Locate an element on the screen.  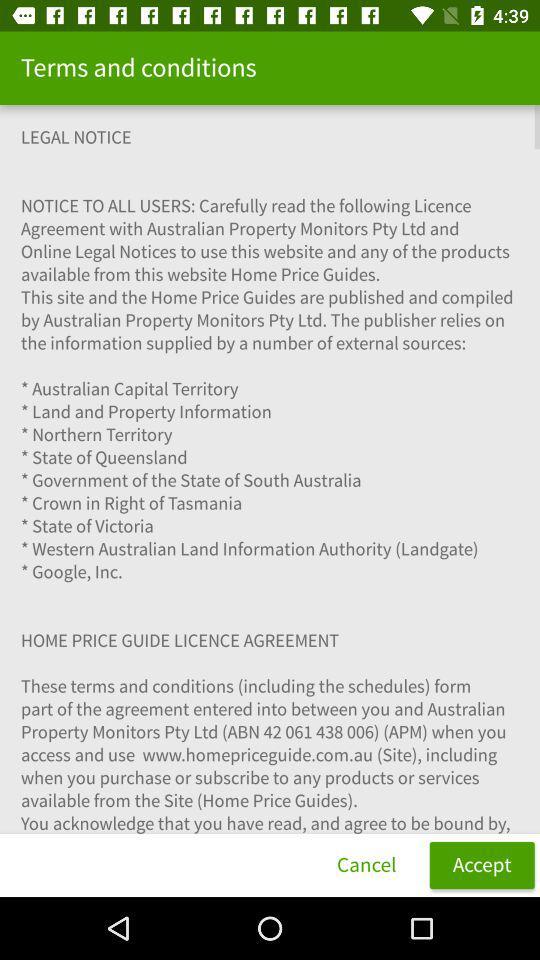
item to the right of cancel item is located at coordinates (481, 864).